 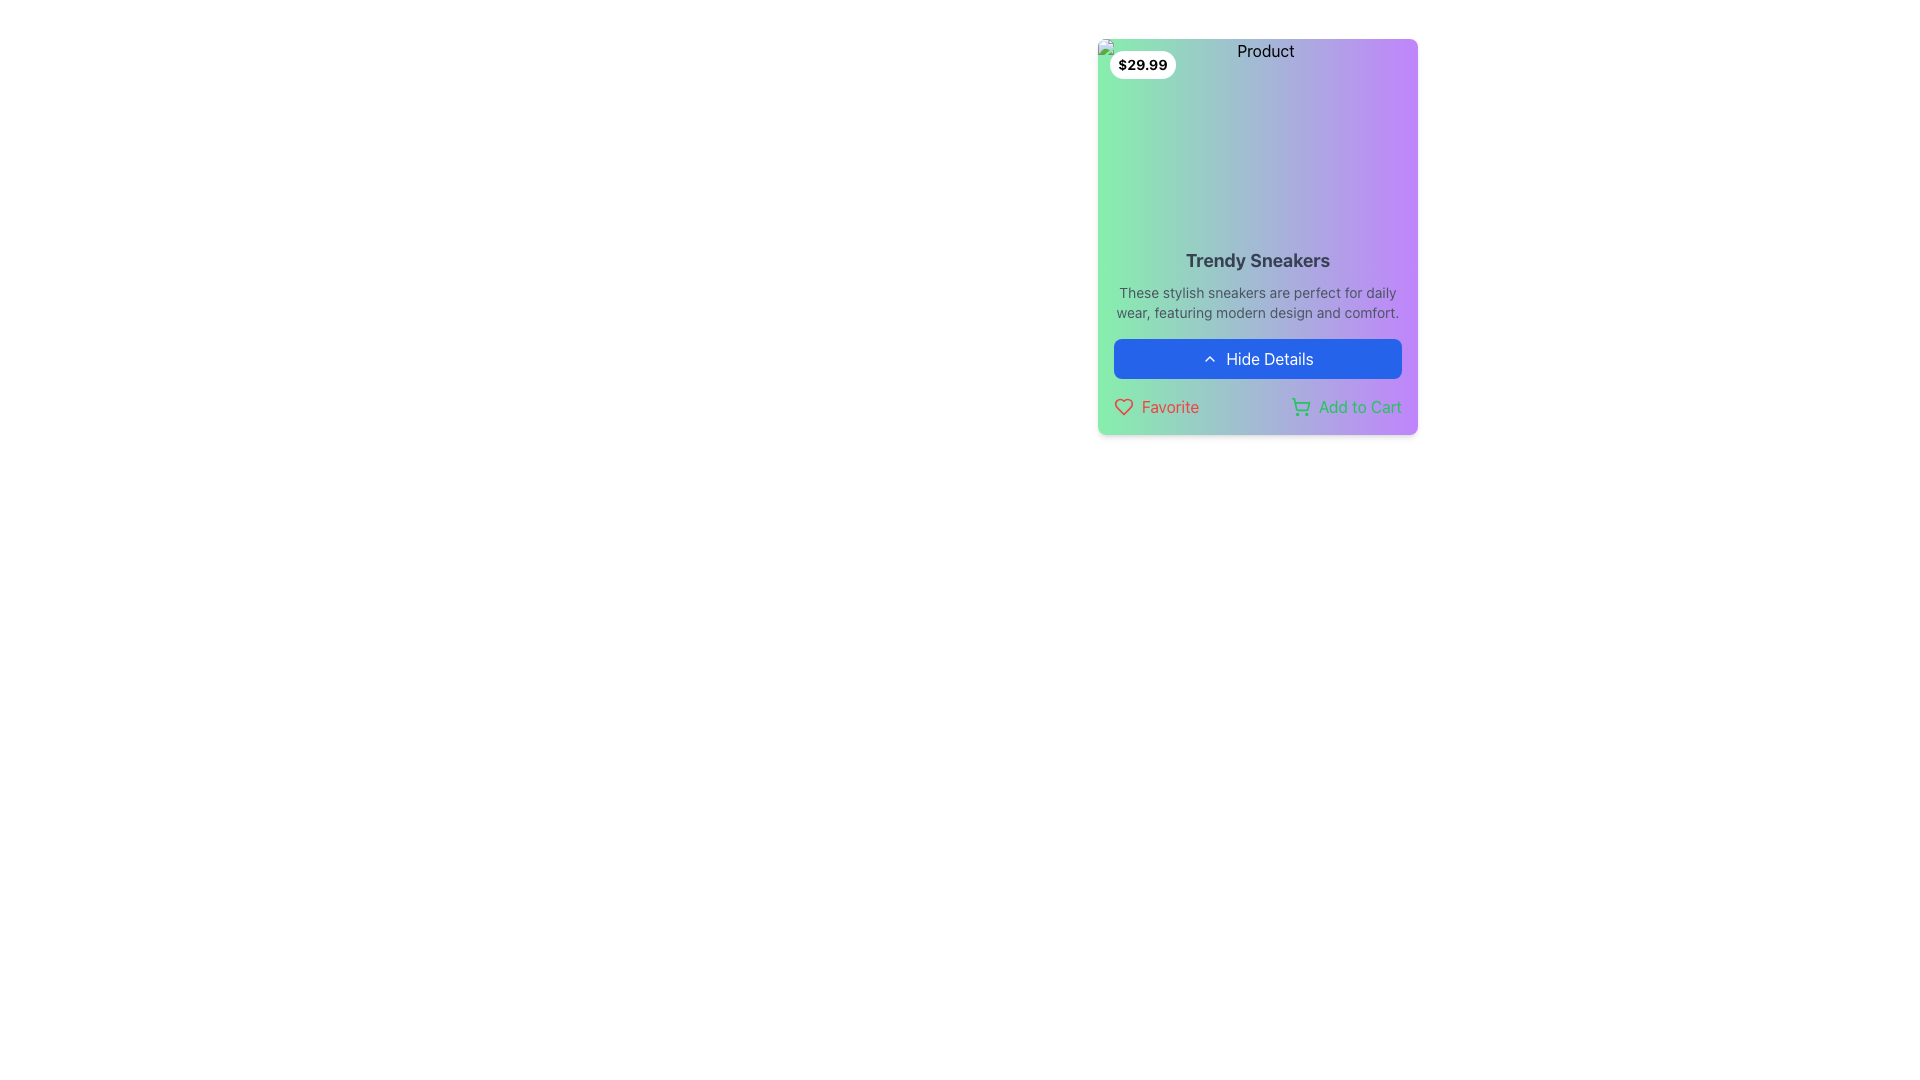 I want to click on the heart-shaped vector icon located in the bottom-left corner of the main card component, so click(x=1123, y=406).